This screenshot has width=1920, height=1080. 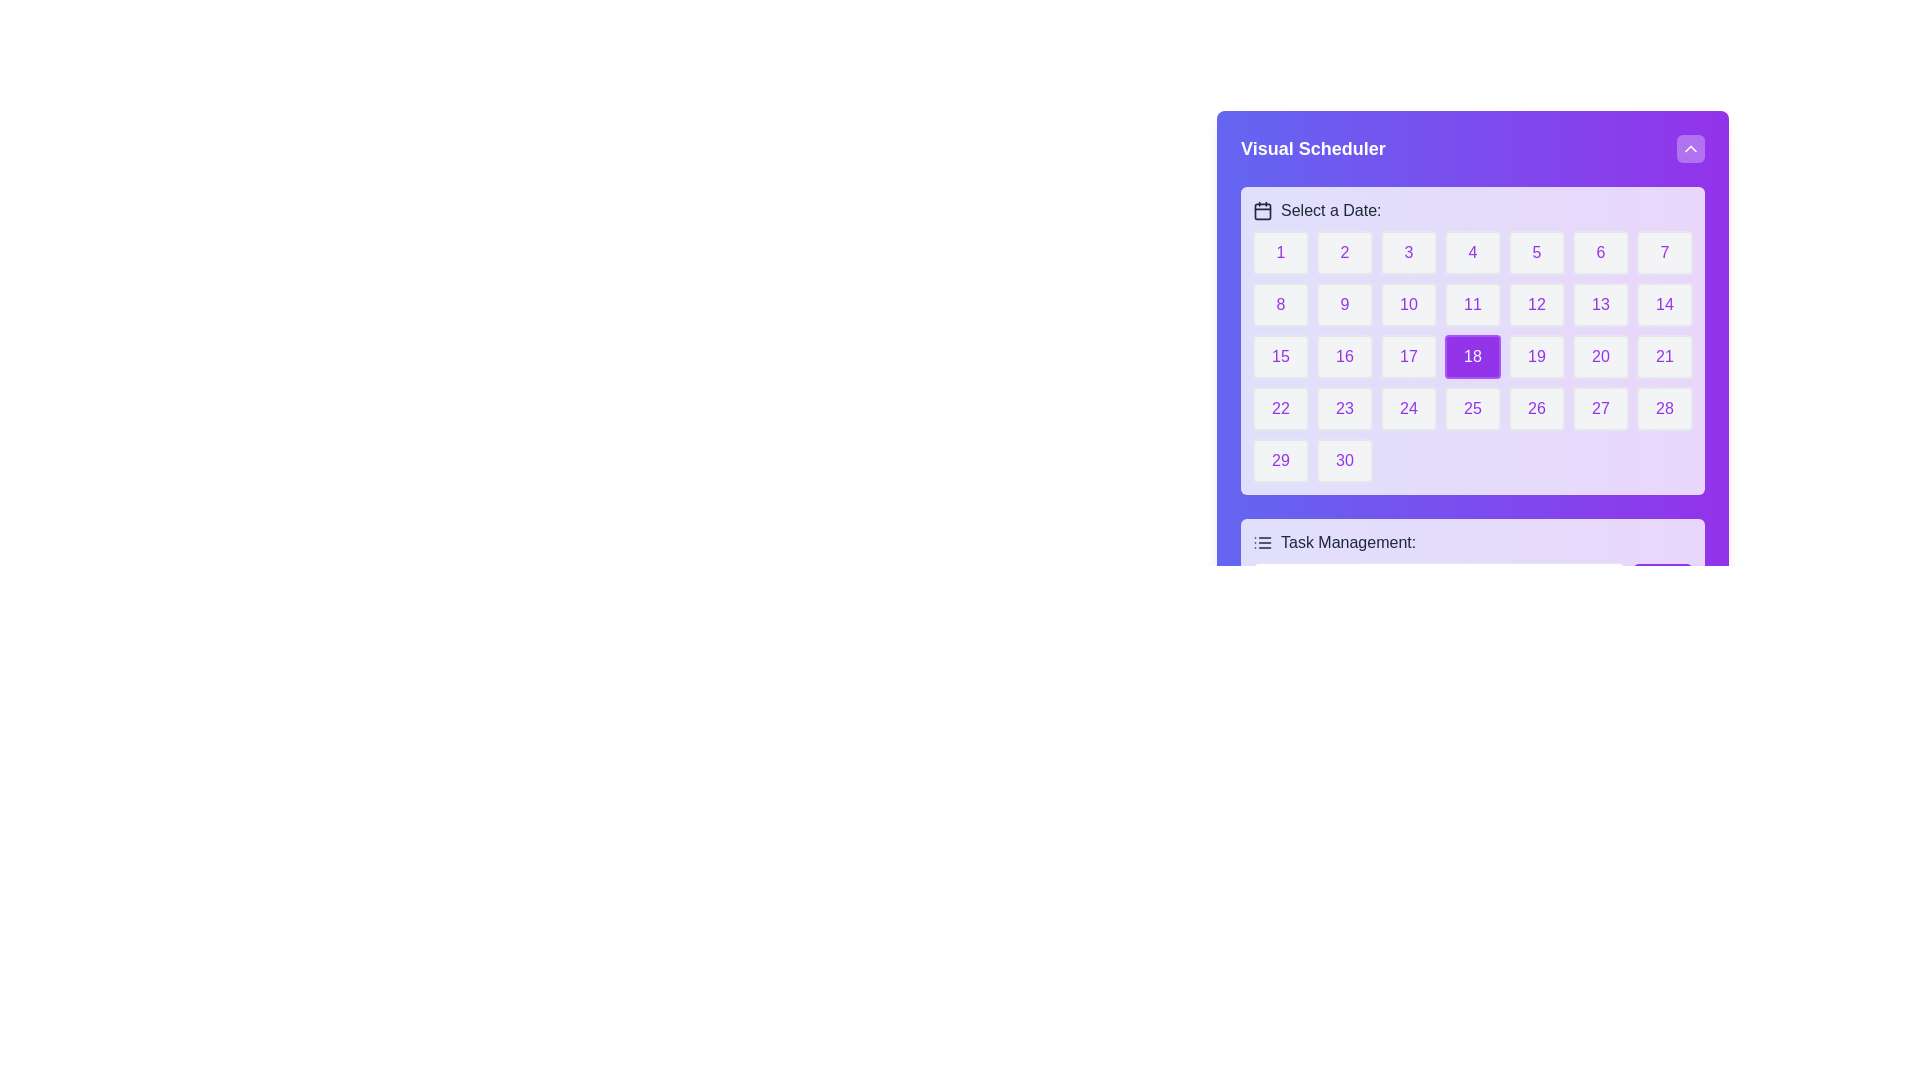 What do you see at coordinates (1601, 304) in the screenshot?
I see `the button displaying the number '13' in purple text on a light gray background, which is the sixth item in the second row of a calendar grid` at bounding box center [1601, 304].